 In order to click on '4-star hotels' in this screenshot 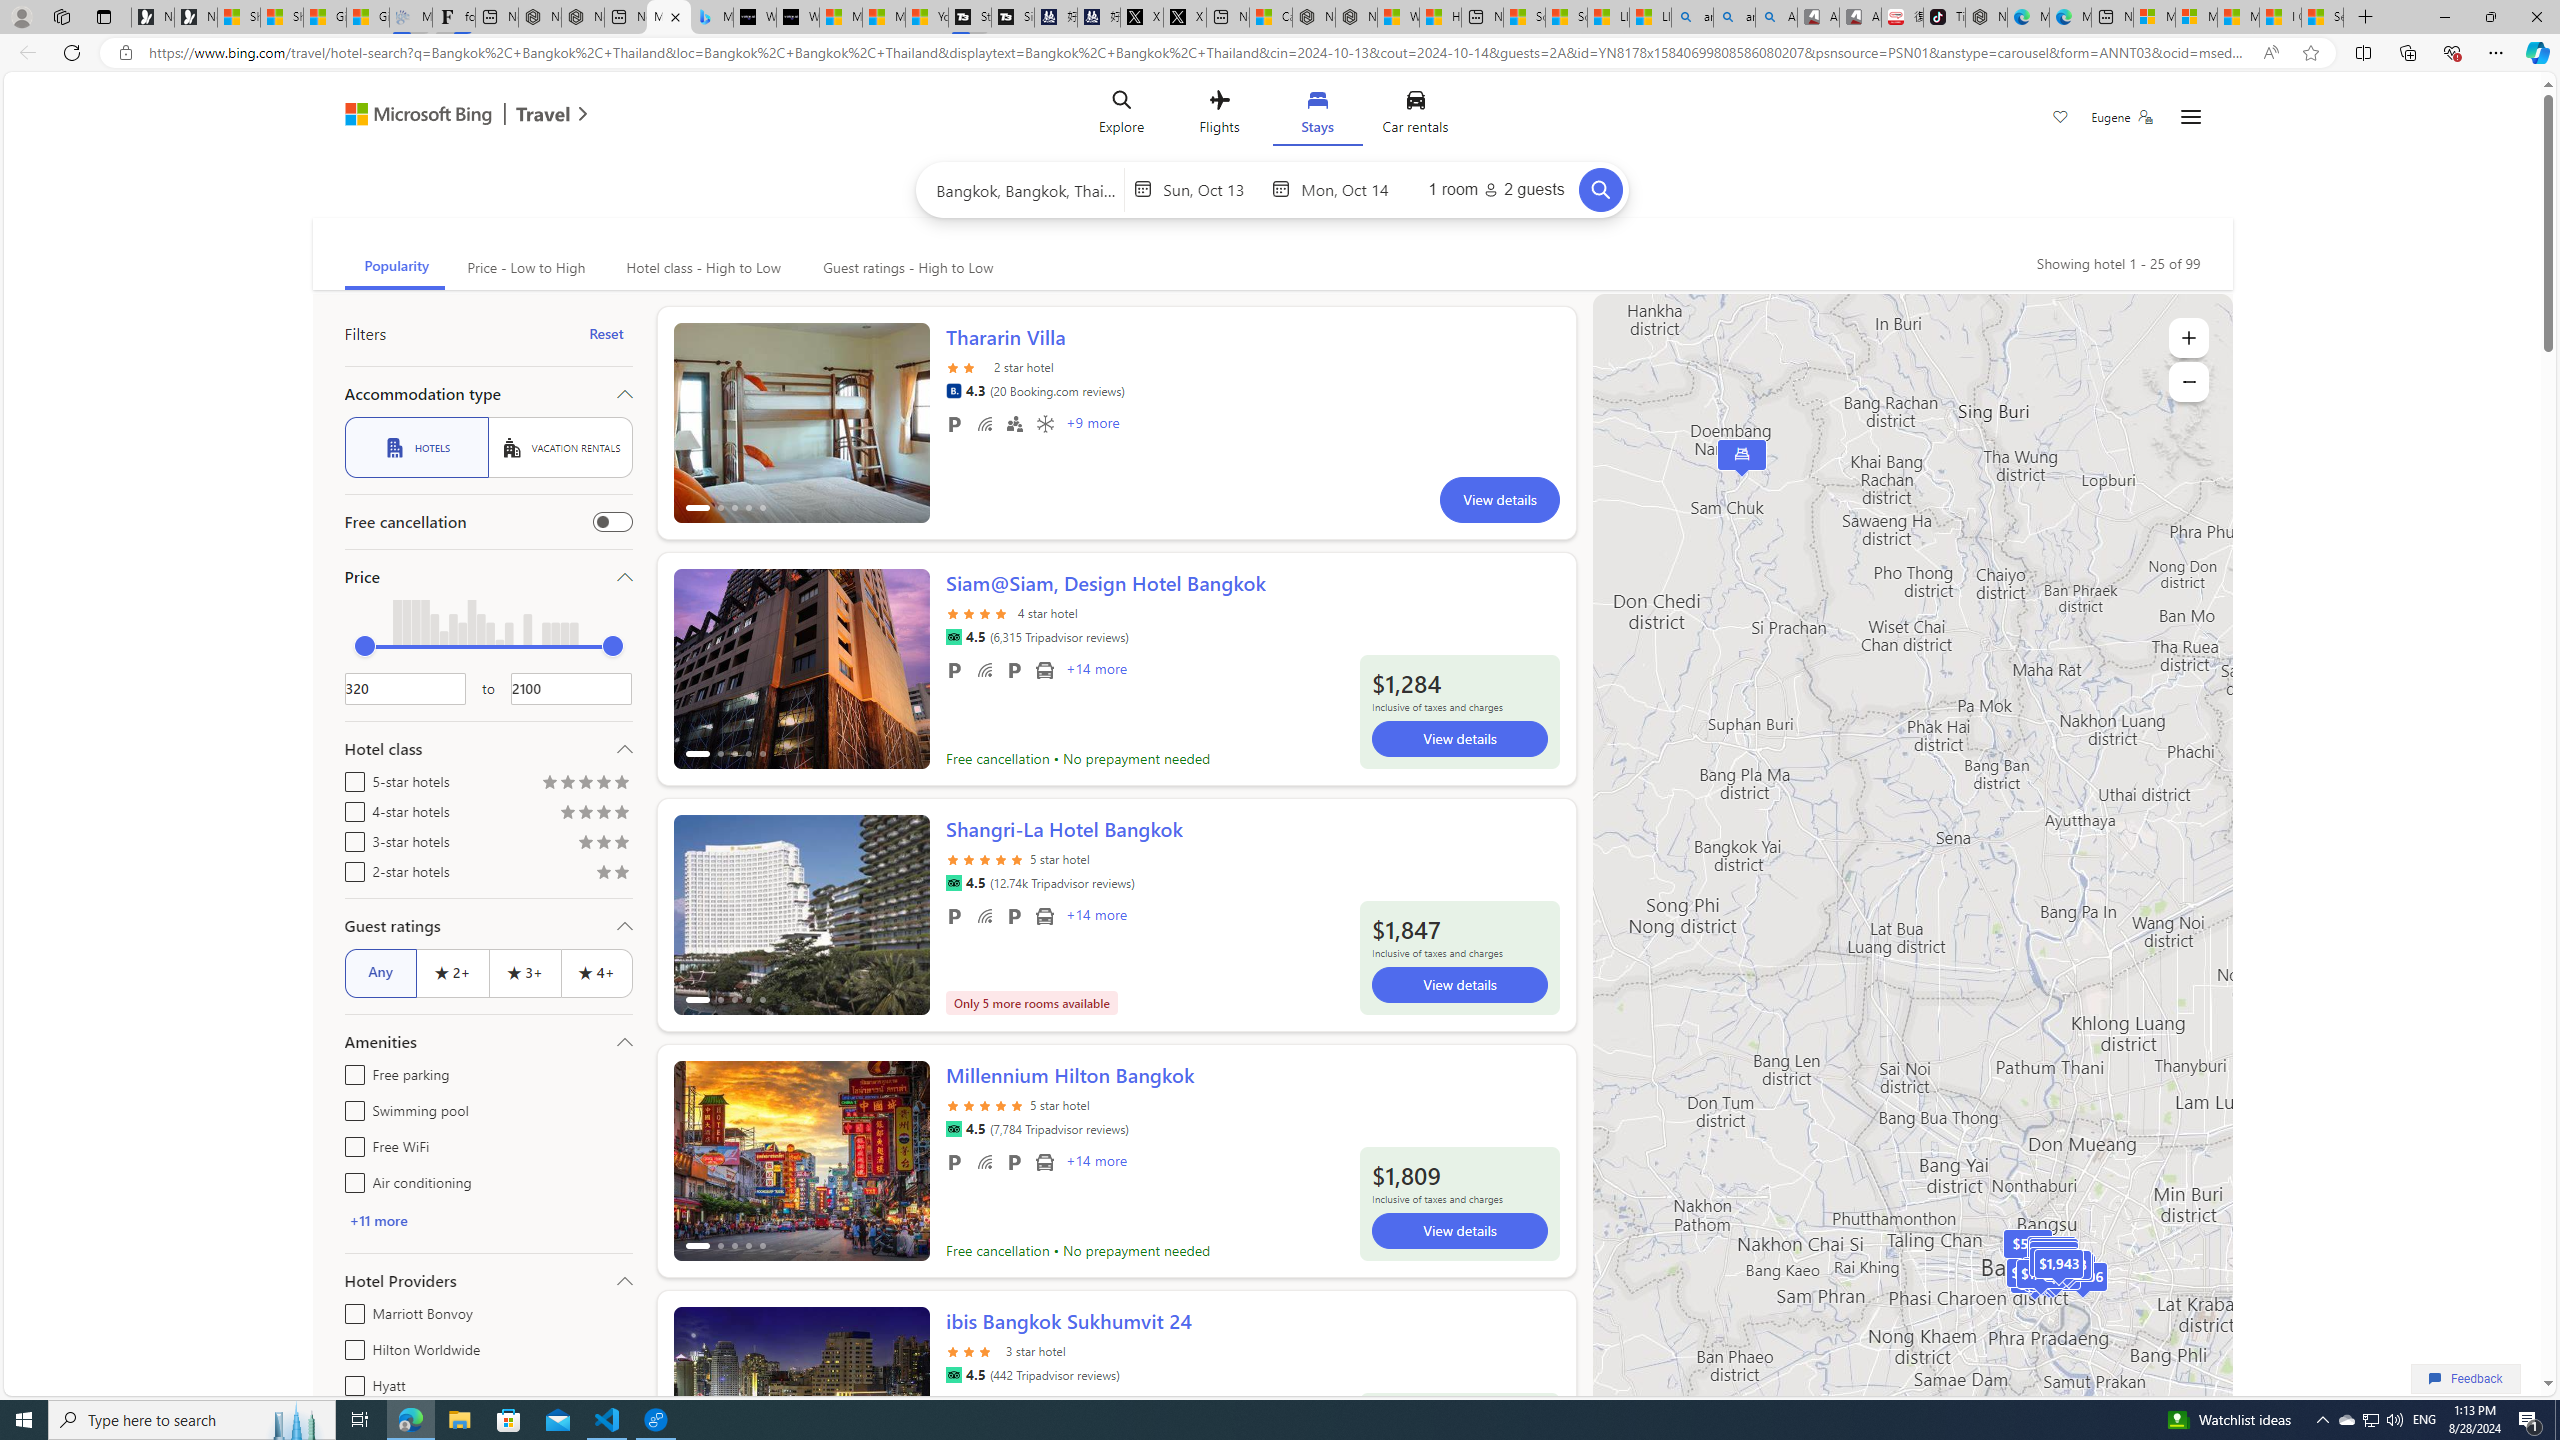, I will do `click(350, 808)`.